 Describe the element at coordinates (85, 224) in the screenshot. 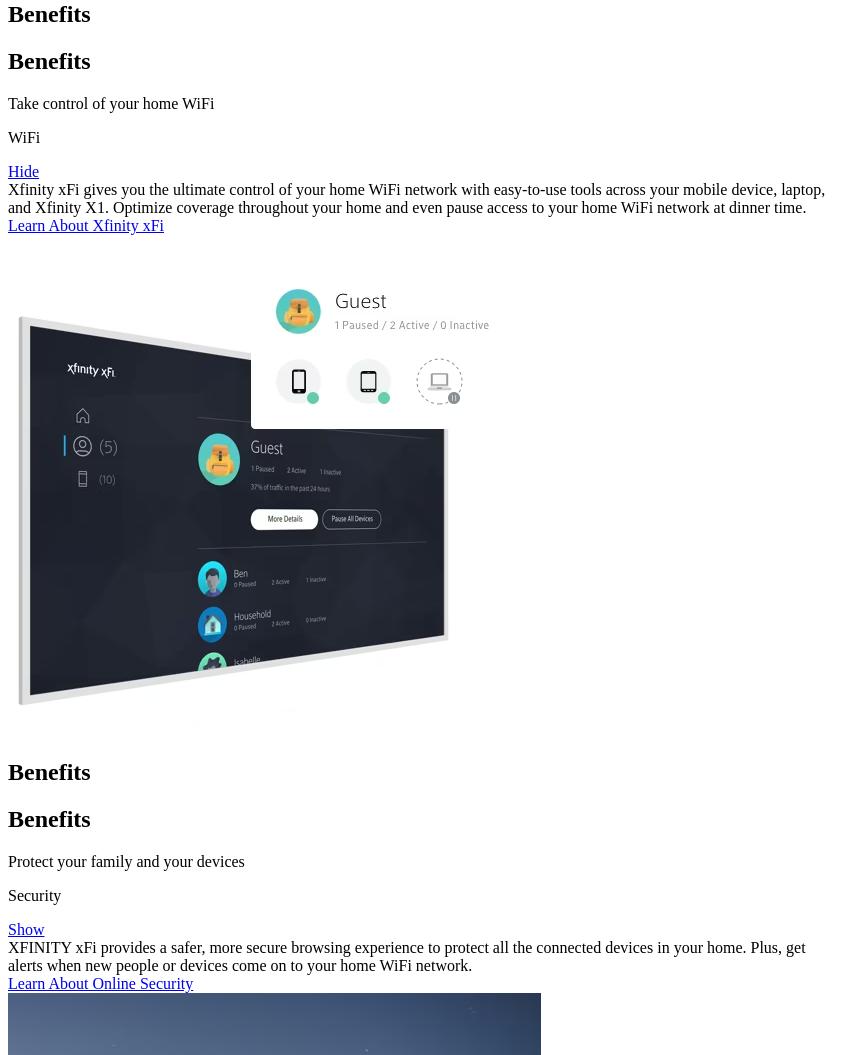

I see `'Learn About Xfinity xFi'` at that location.